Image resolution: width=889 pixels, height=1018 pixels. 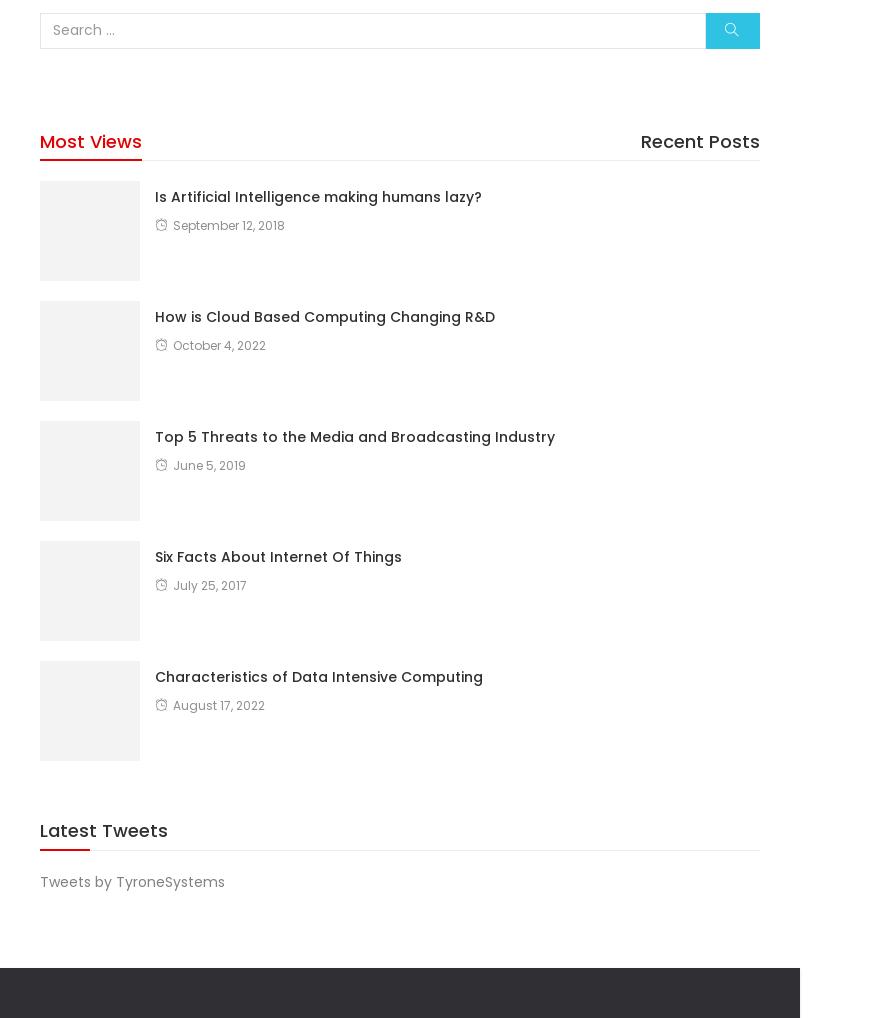 What do you see at coordinates (278, 555) in the screenshot?
I see `'Six Facts About Internet Of Things'` at bounding box center [278, 555].